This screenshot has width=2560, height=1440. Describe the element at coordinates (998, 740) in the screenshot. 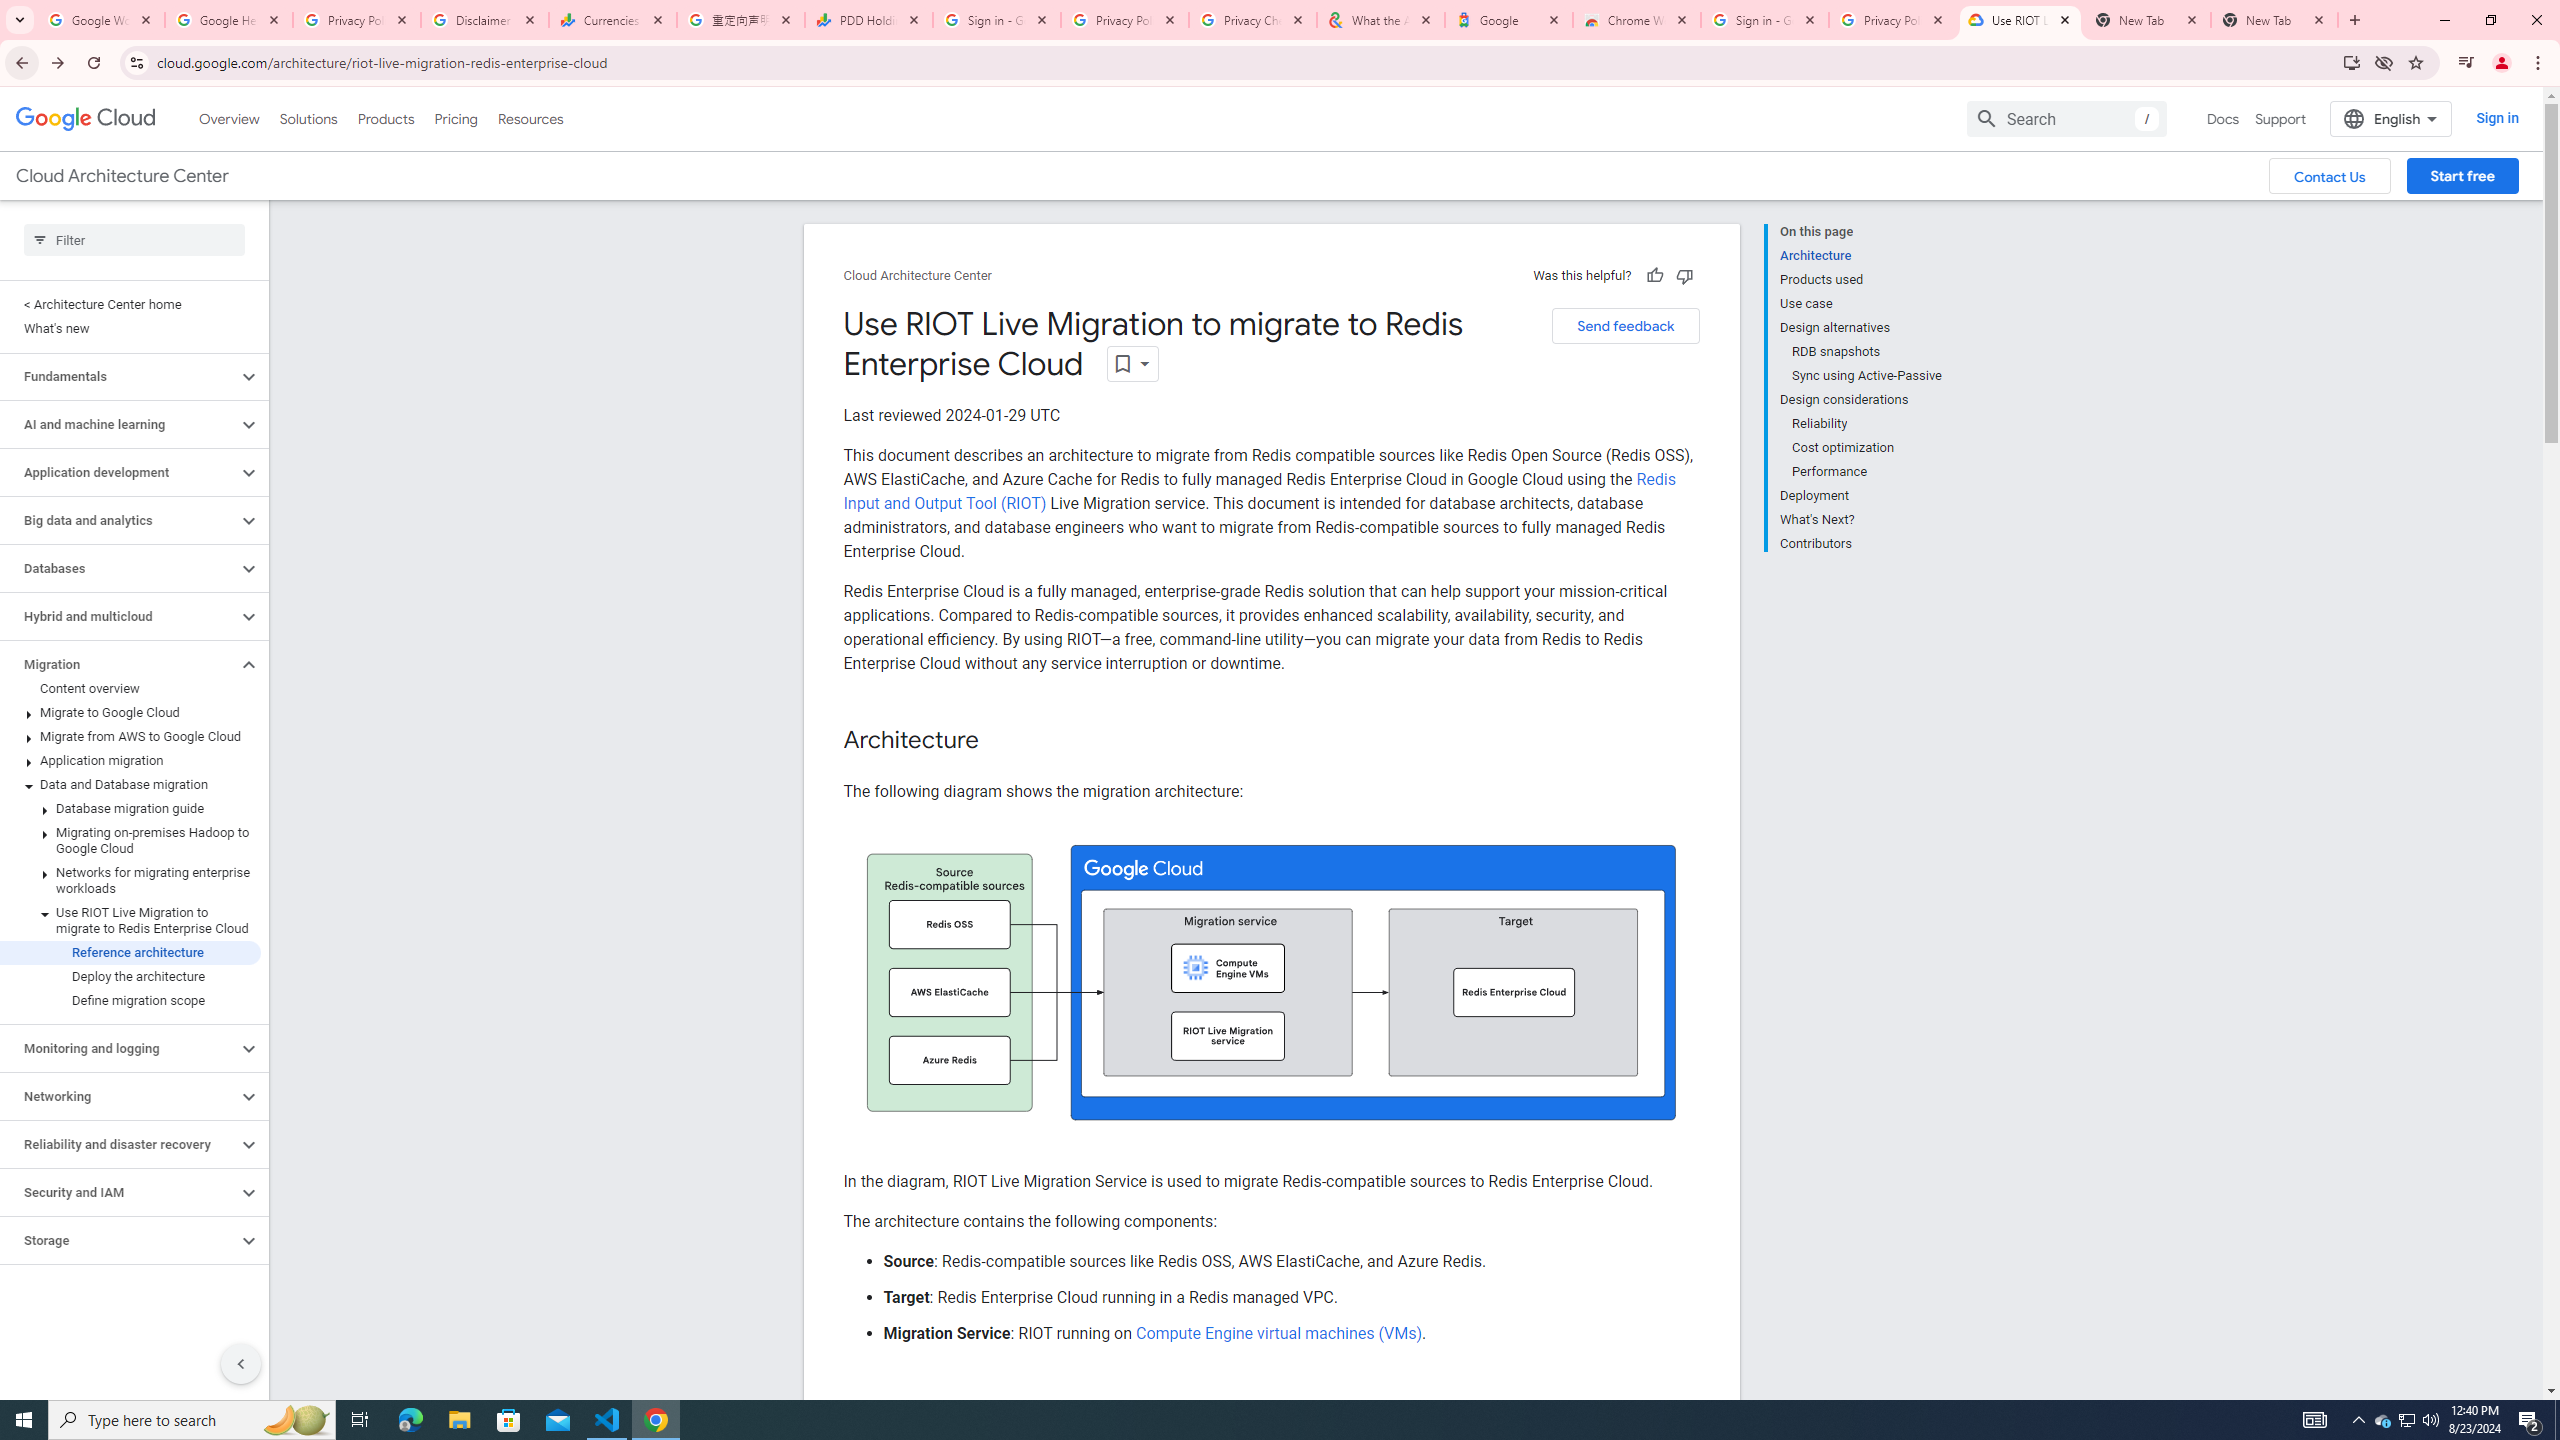

I see `'Copy link to this section: Architecture'` at that location.